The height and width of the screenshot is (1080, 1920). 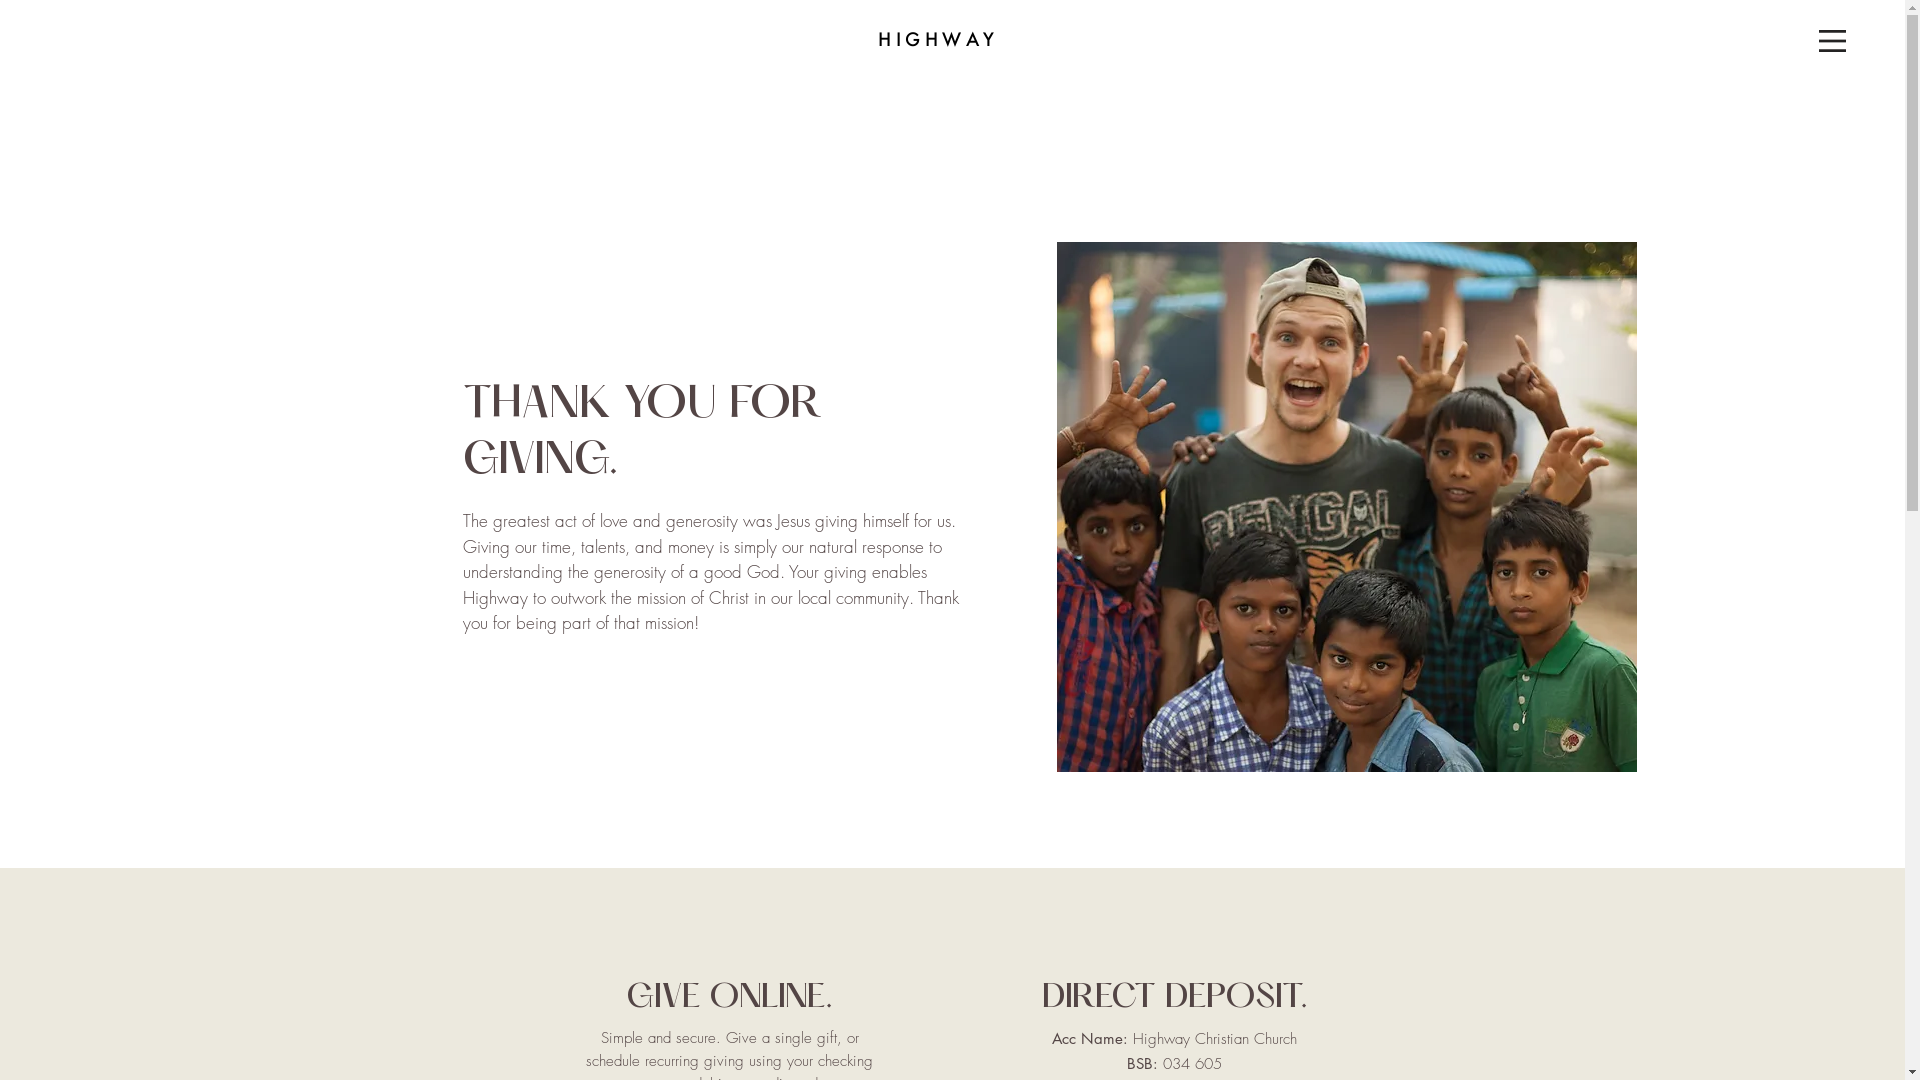 What do you see at coordinates (878, 39) in the screenshot?
I see `'HIGHWAY'` at bounding box center [878, 39].